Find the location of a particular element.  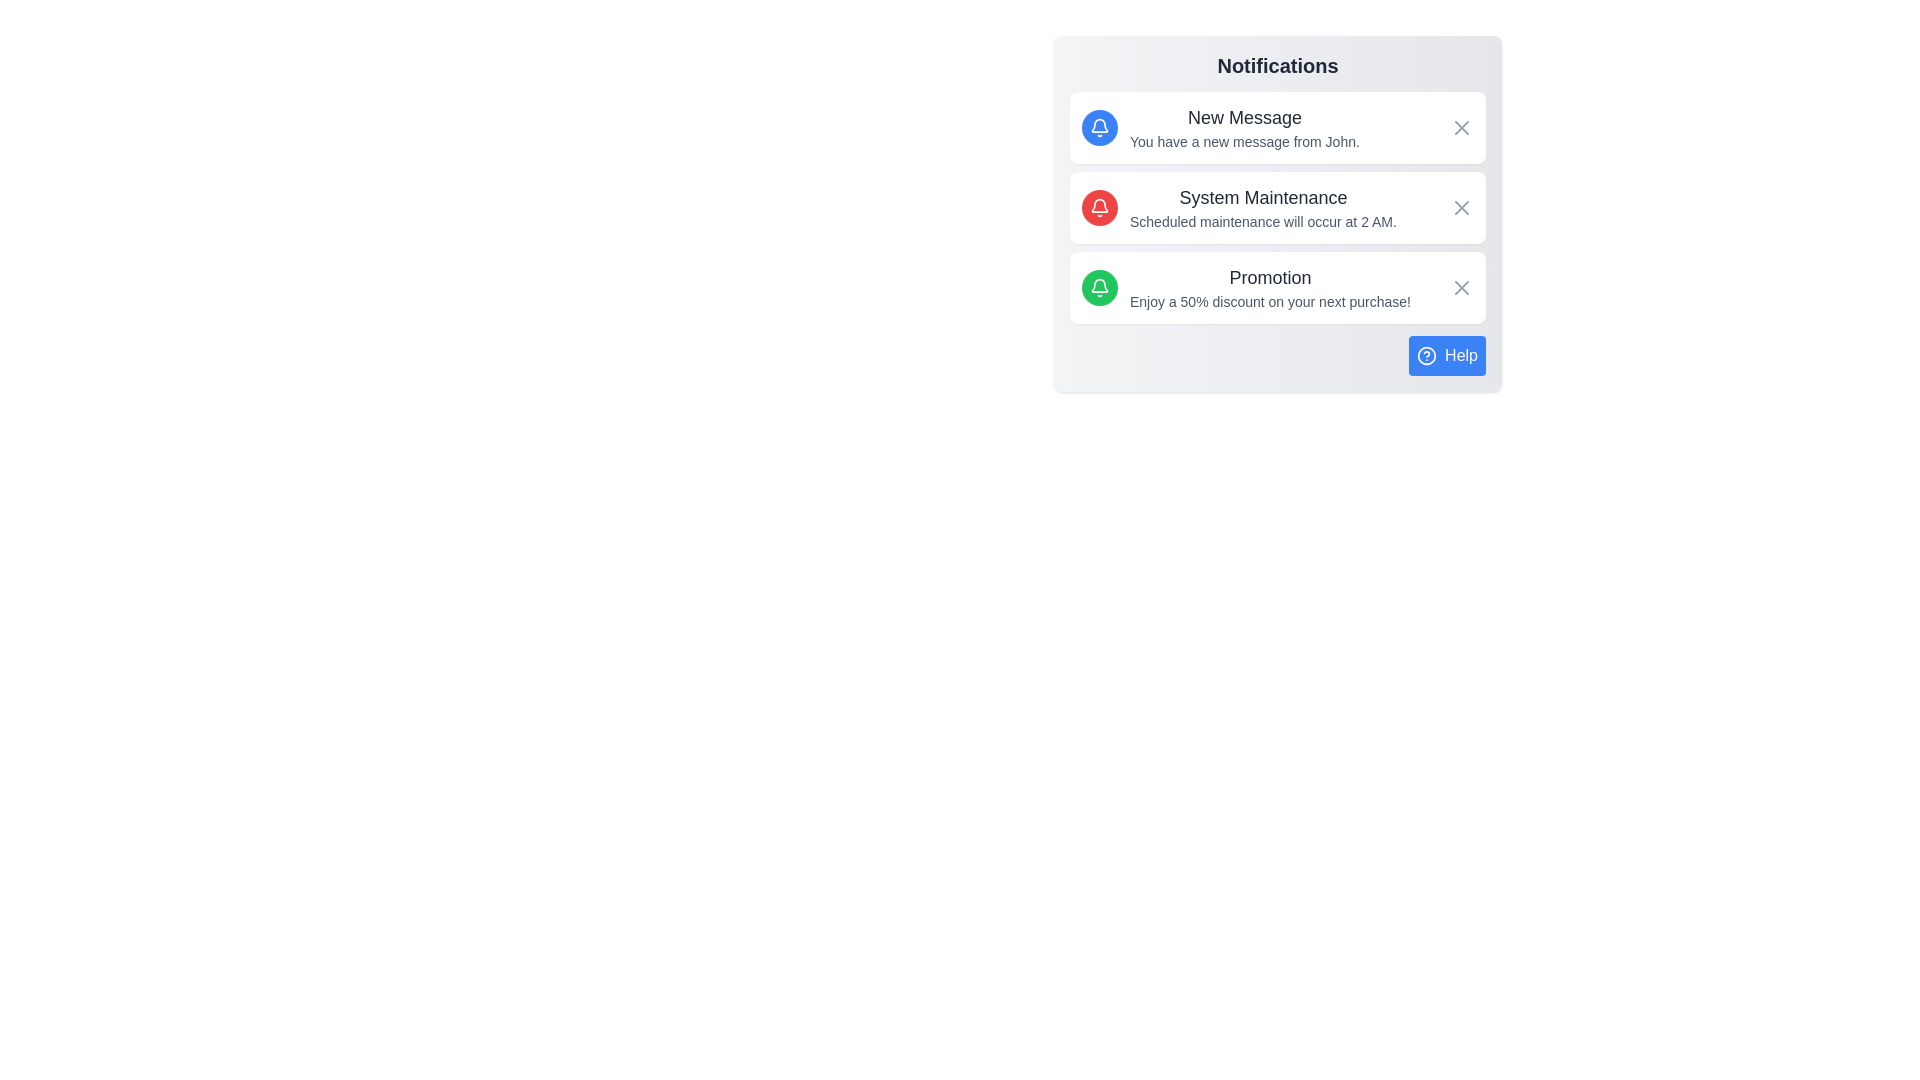

the dismissal button located to the far right of the 'Promotion' notification in the notification panel is located at coordinates (1462, 288).